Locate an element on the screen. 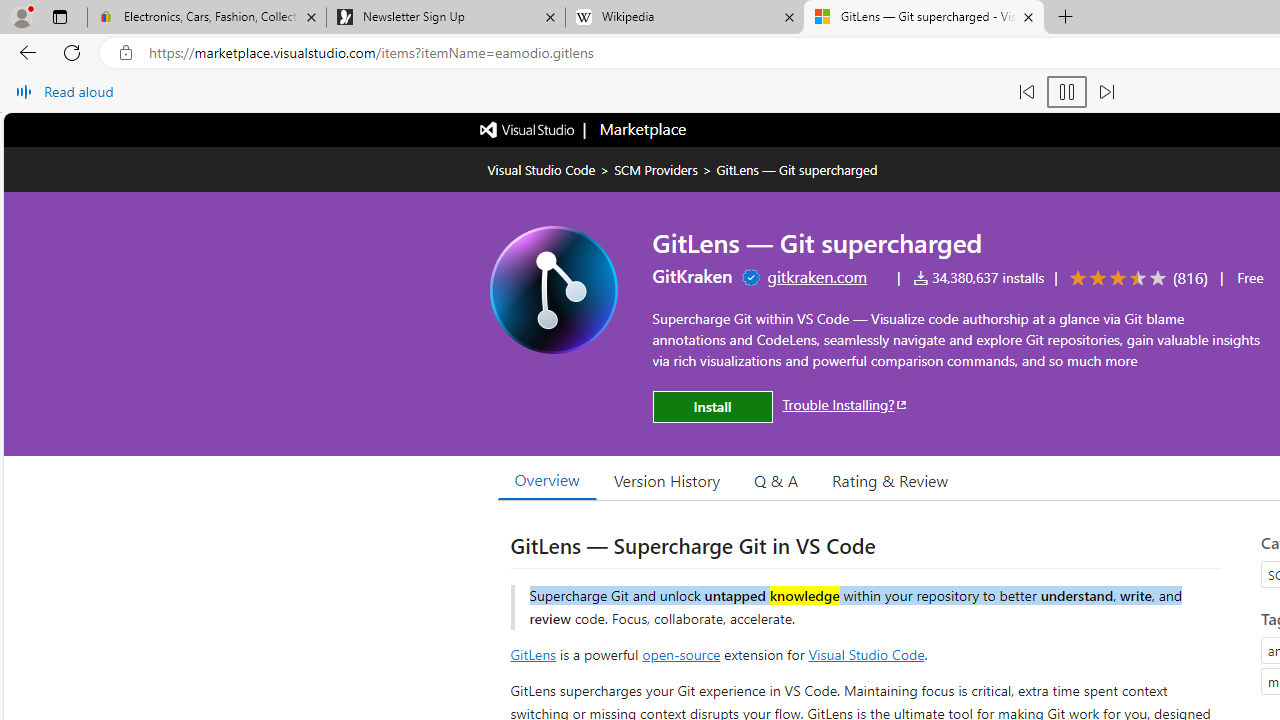  'Overview' is located at coordinates (546, 479).